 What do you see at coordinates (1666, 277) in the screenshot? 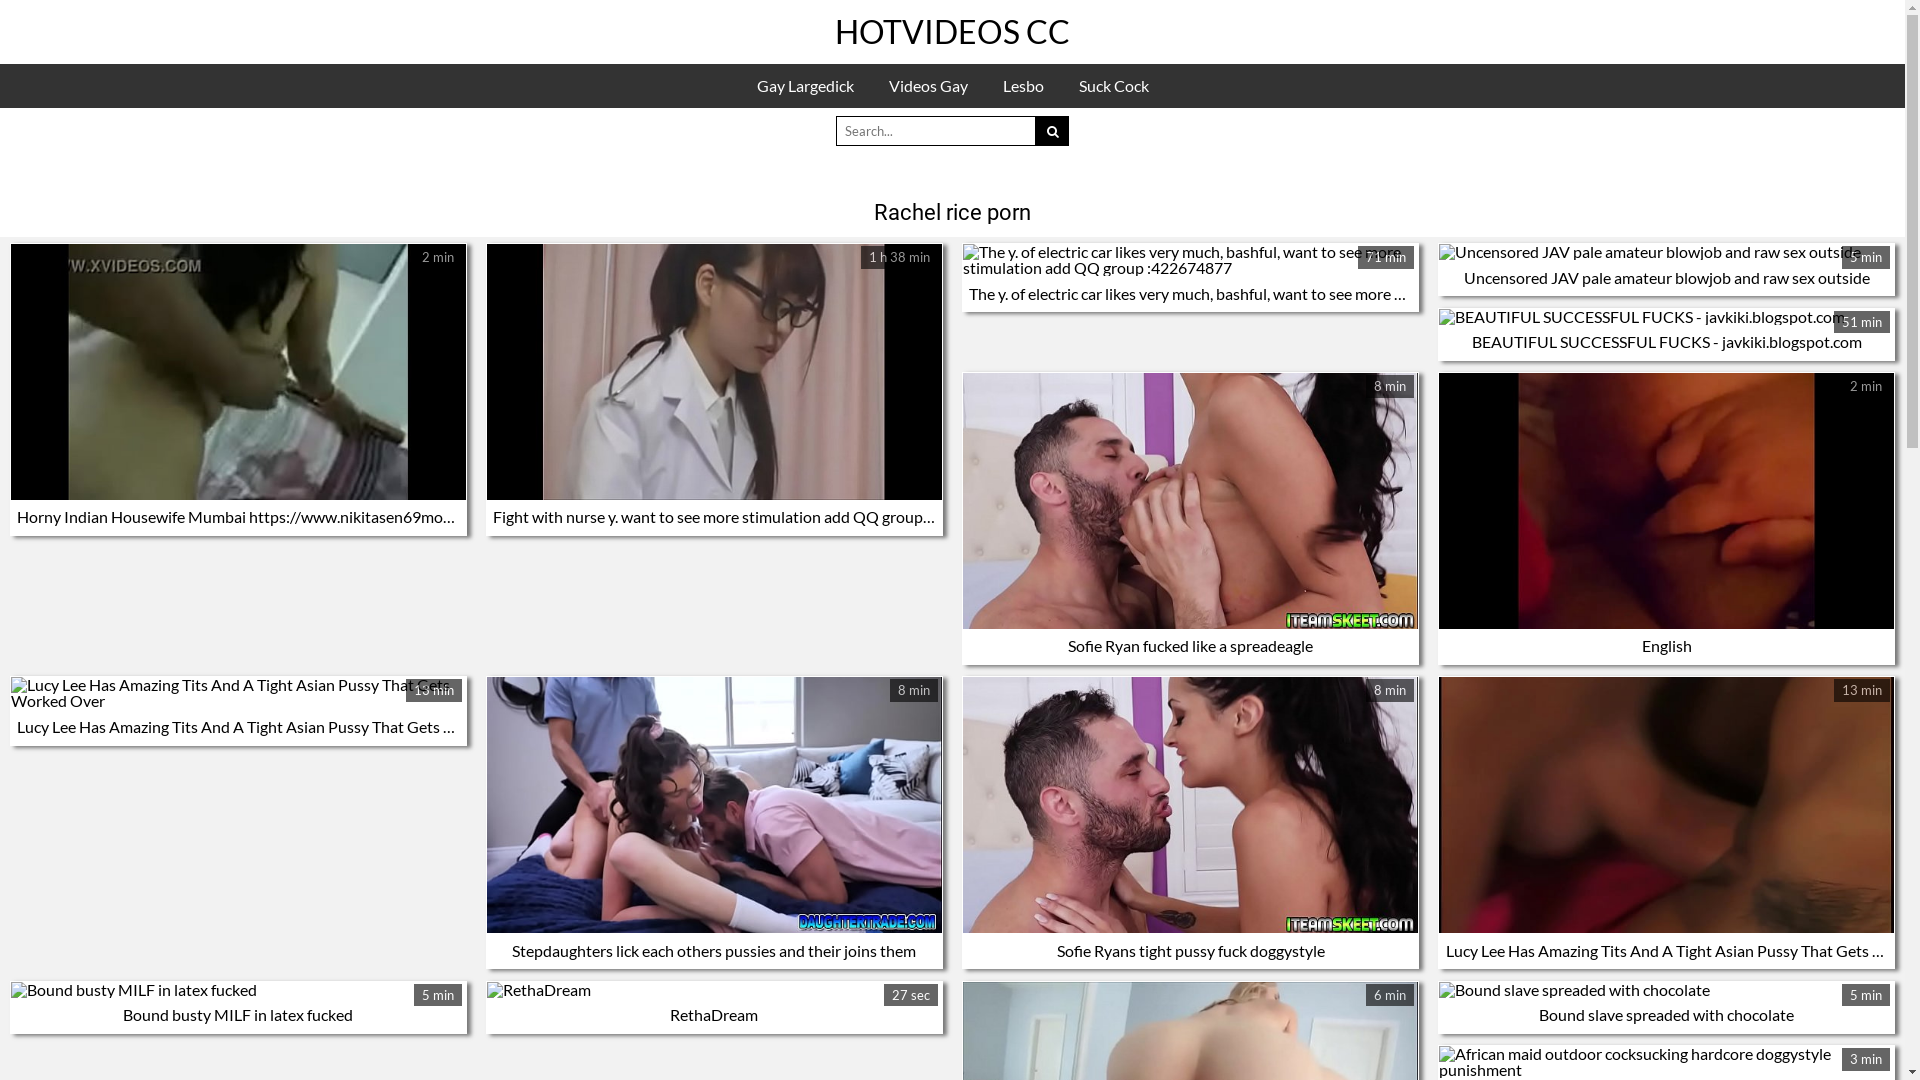
I see `'Uncensored JAV pale amateur blowjob and raw sex outside'` at bounding box center [1666, 277].